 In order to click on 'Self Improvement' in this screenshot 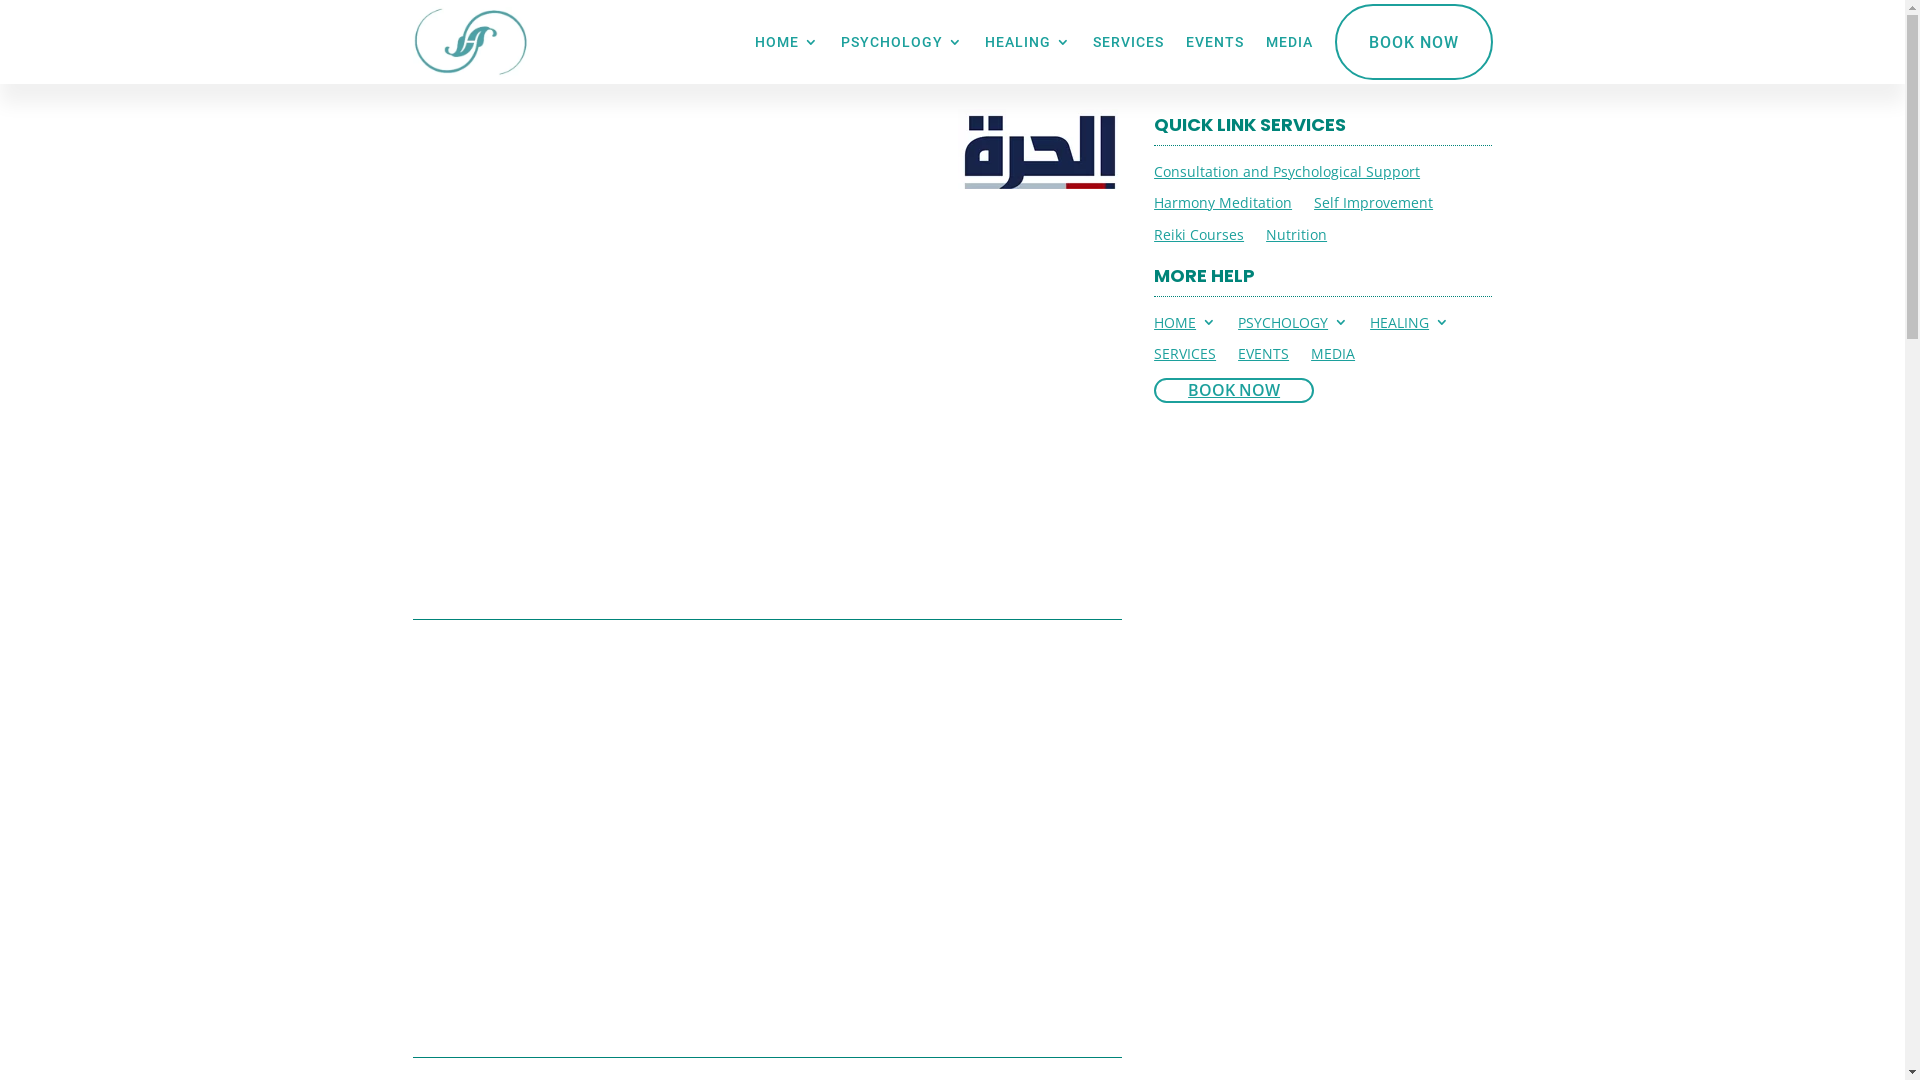, I will do `click(1372, 206)`.